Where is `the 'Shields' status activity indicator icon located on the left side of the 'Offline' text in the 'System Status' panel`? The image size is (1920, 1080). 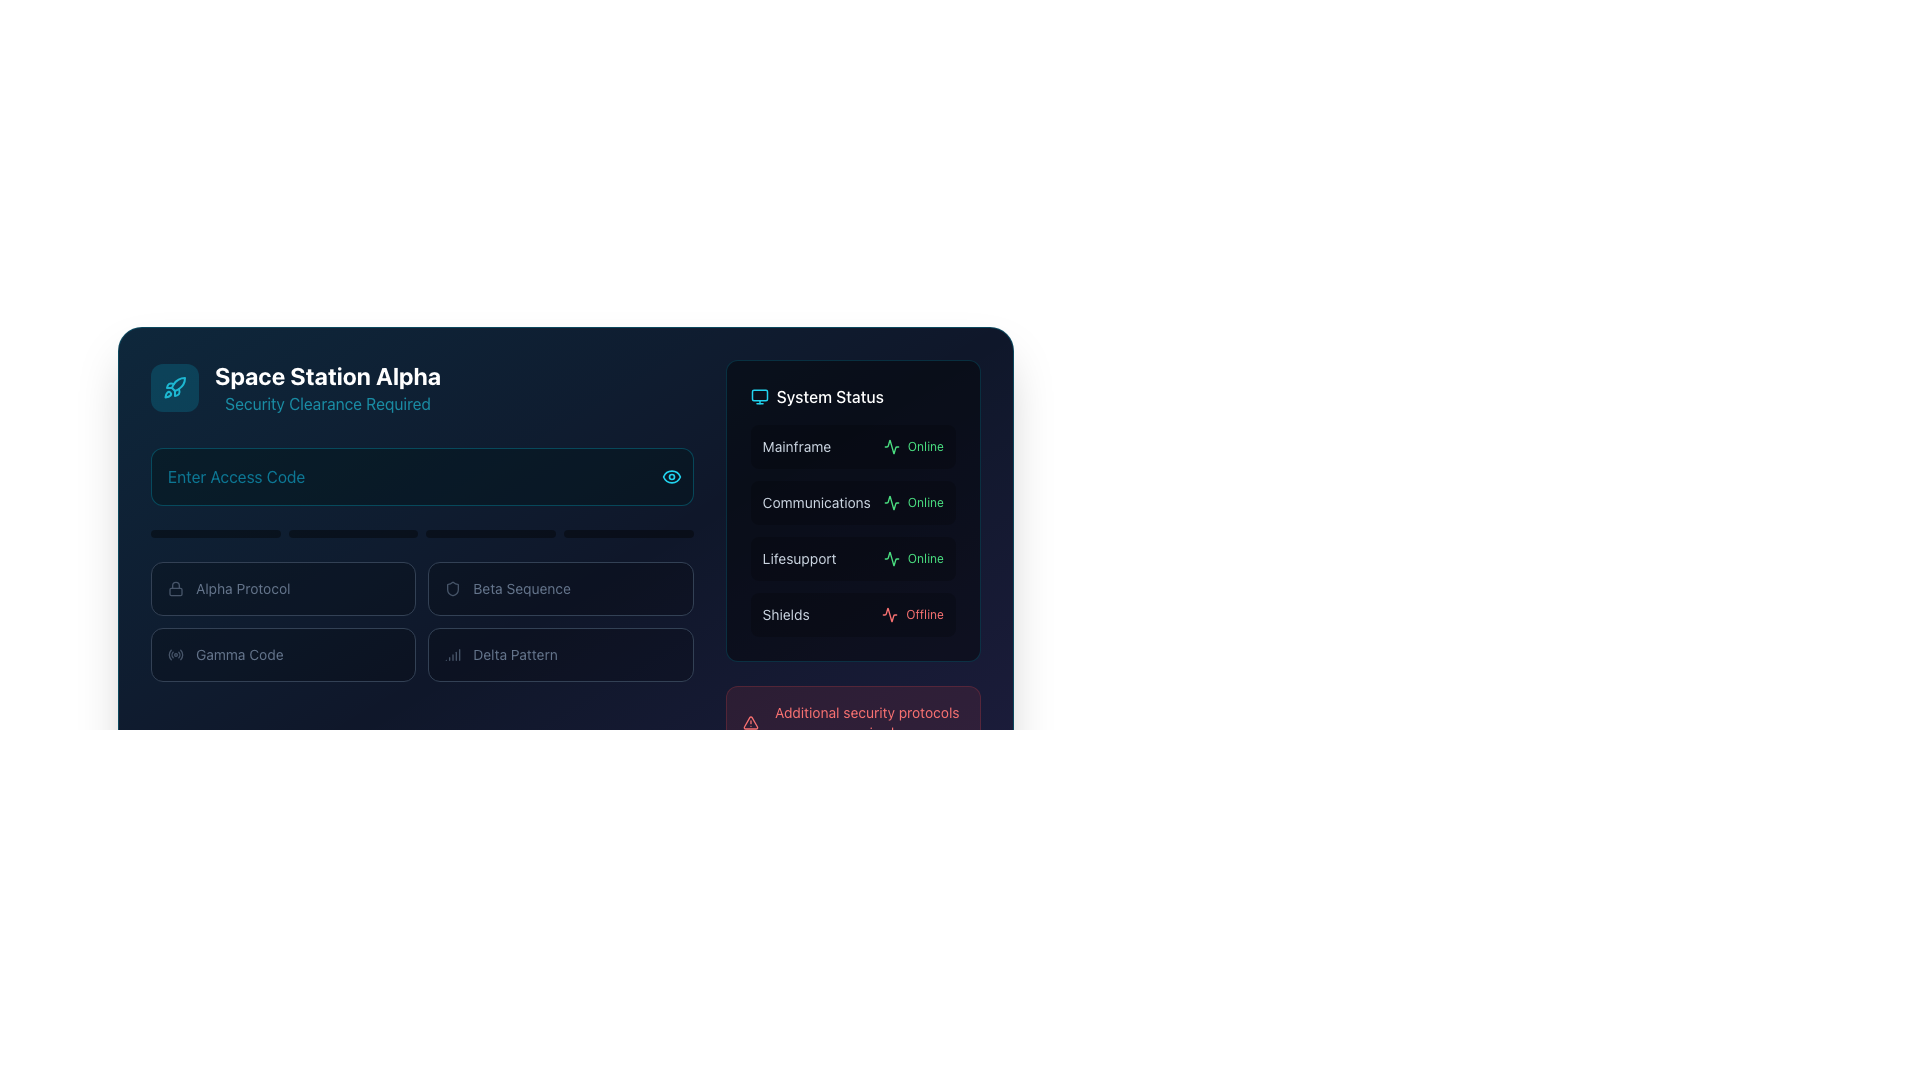
the 'Shields' status activity indicator icon located on the left side of the 'Offline' text in the 'System Status' panel is located at coordinates (889, 613).